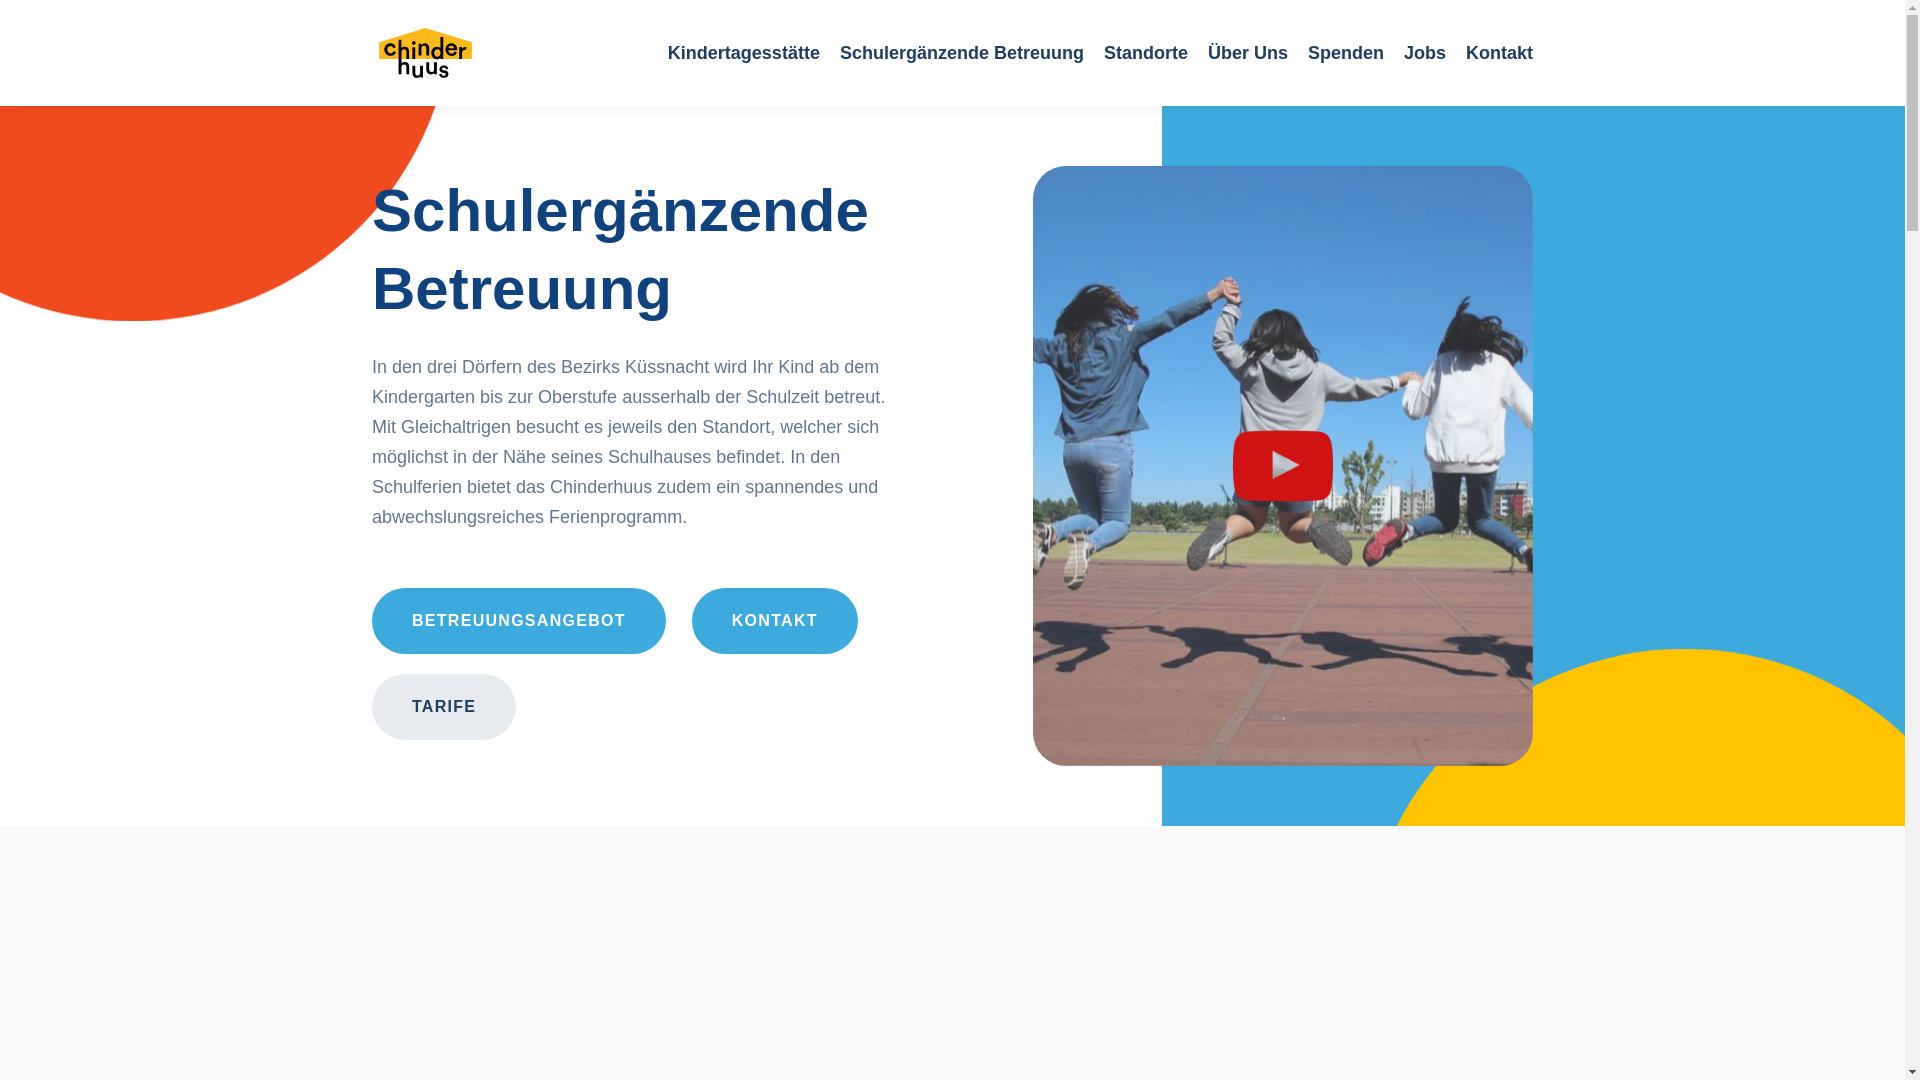  I want to click on 'Standorte', so click(1103, 52).